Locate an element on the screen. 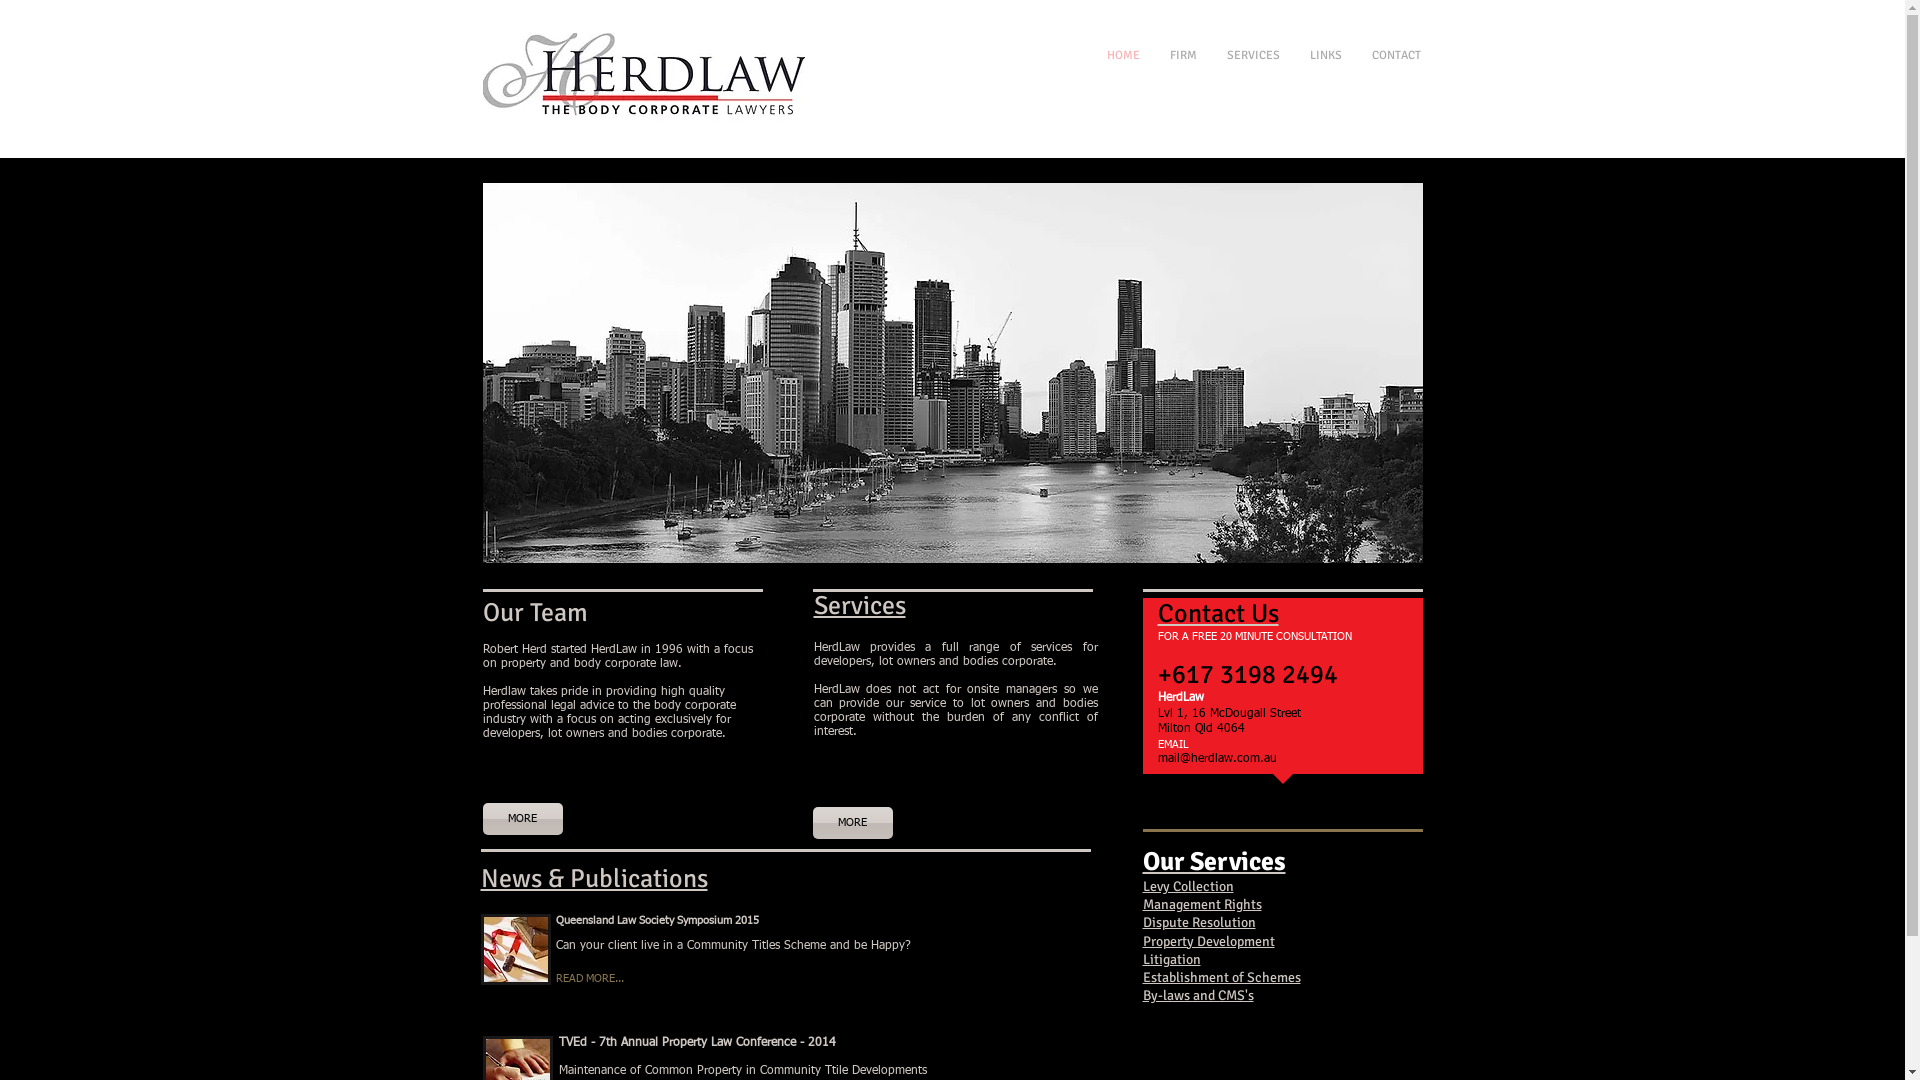 This screenshot has height=1080, width=1920. 'Contact Us' is located at coordinates (1217, 612).